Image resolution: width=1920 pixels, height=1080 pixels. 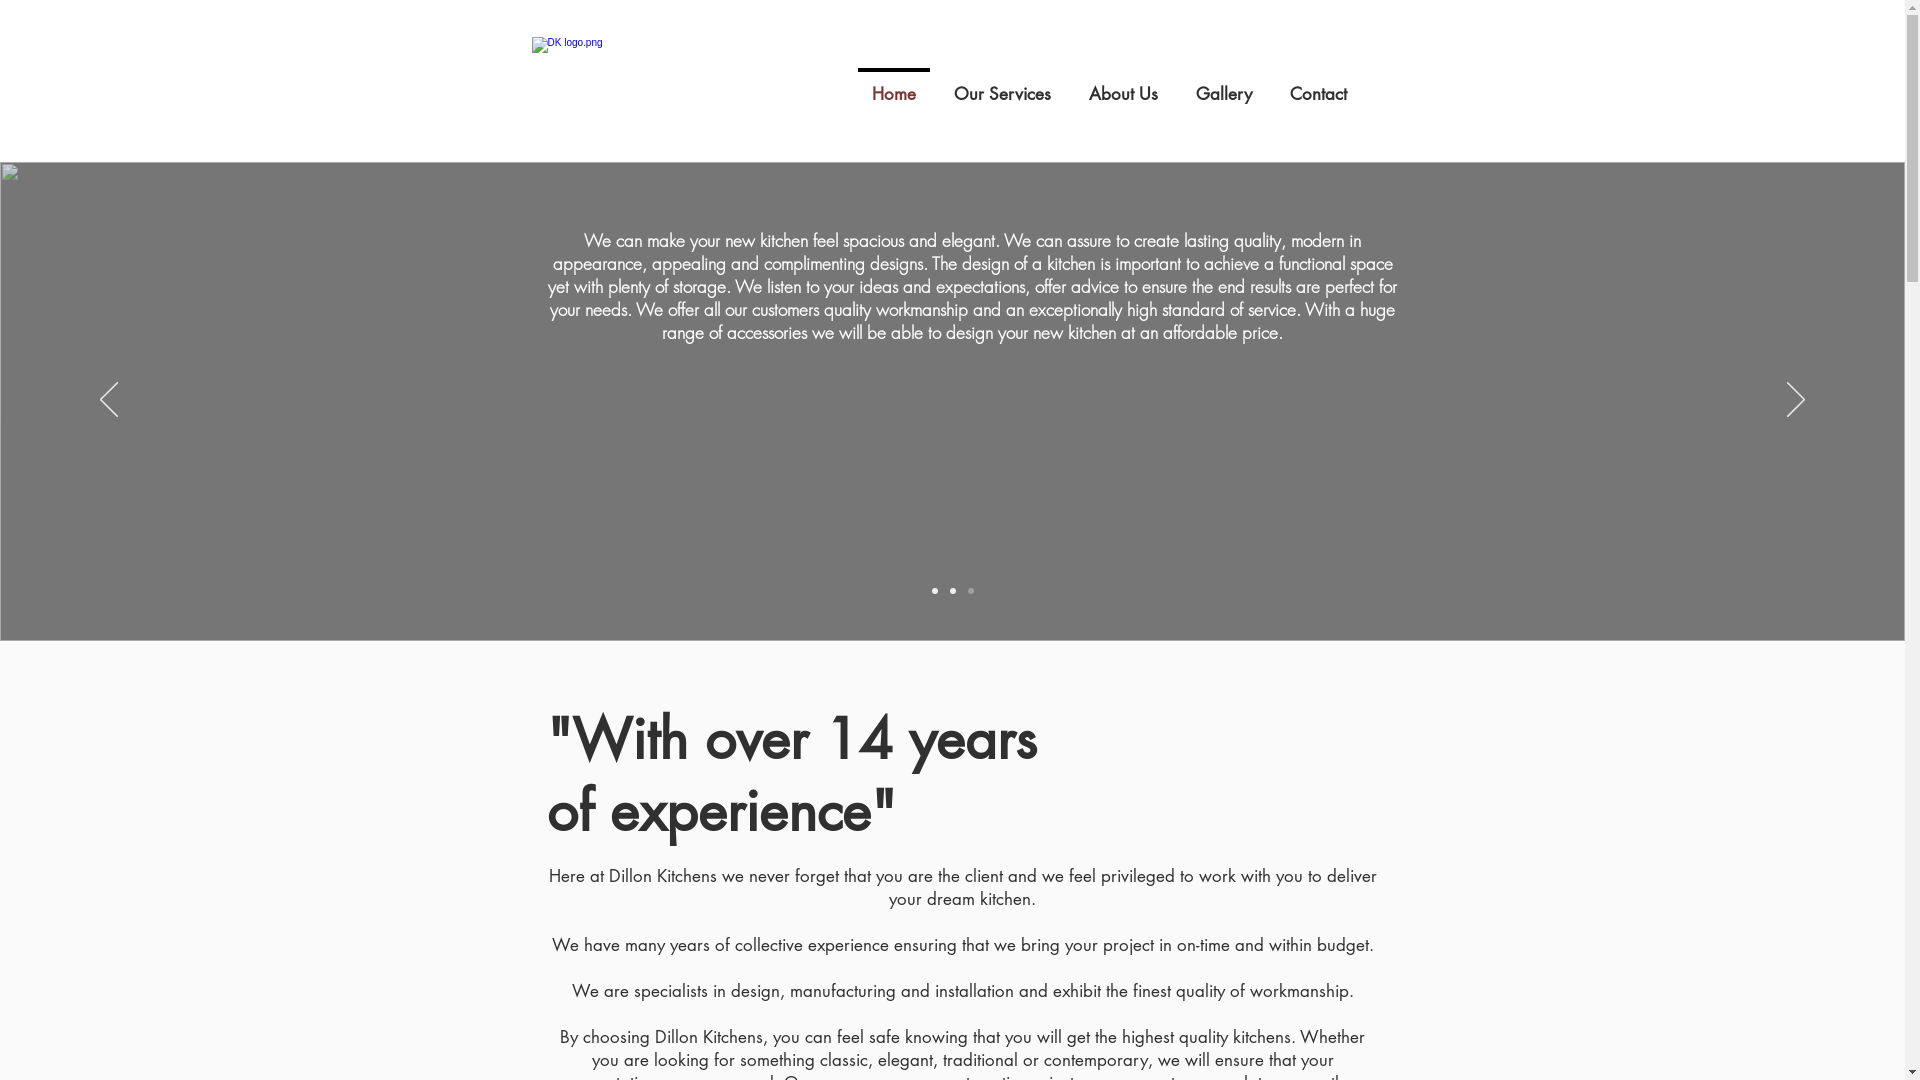 I want to click on 'About Us', so click(x=1123, y=83).